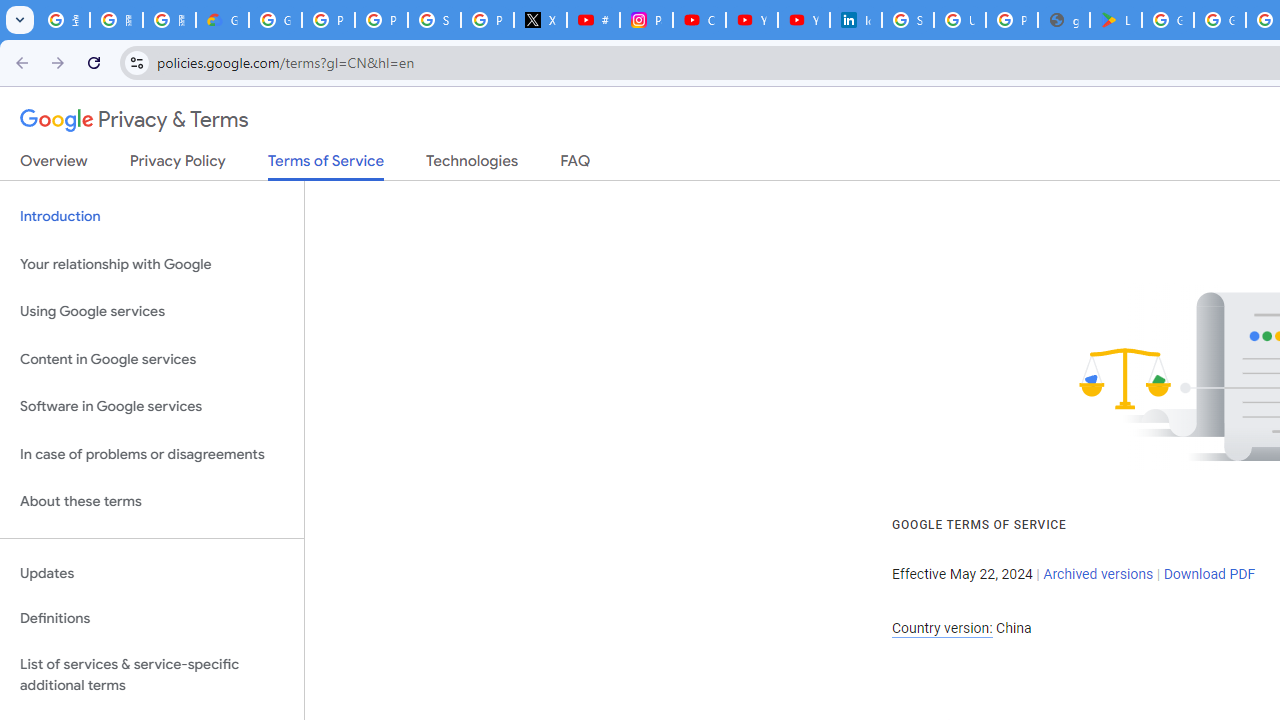 The width and height of the screenshot is (1280, 720). Describe the element at coordinates (151, 501) in the screenshot. I see `'About these terms'` at that location.